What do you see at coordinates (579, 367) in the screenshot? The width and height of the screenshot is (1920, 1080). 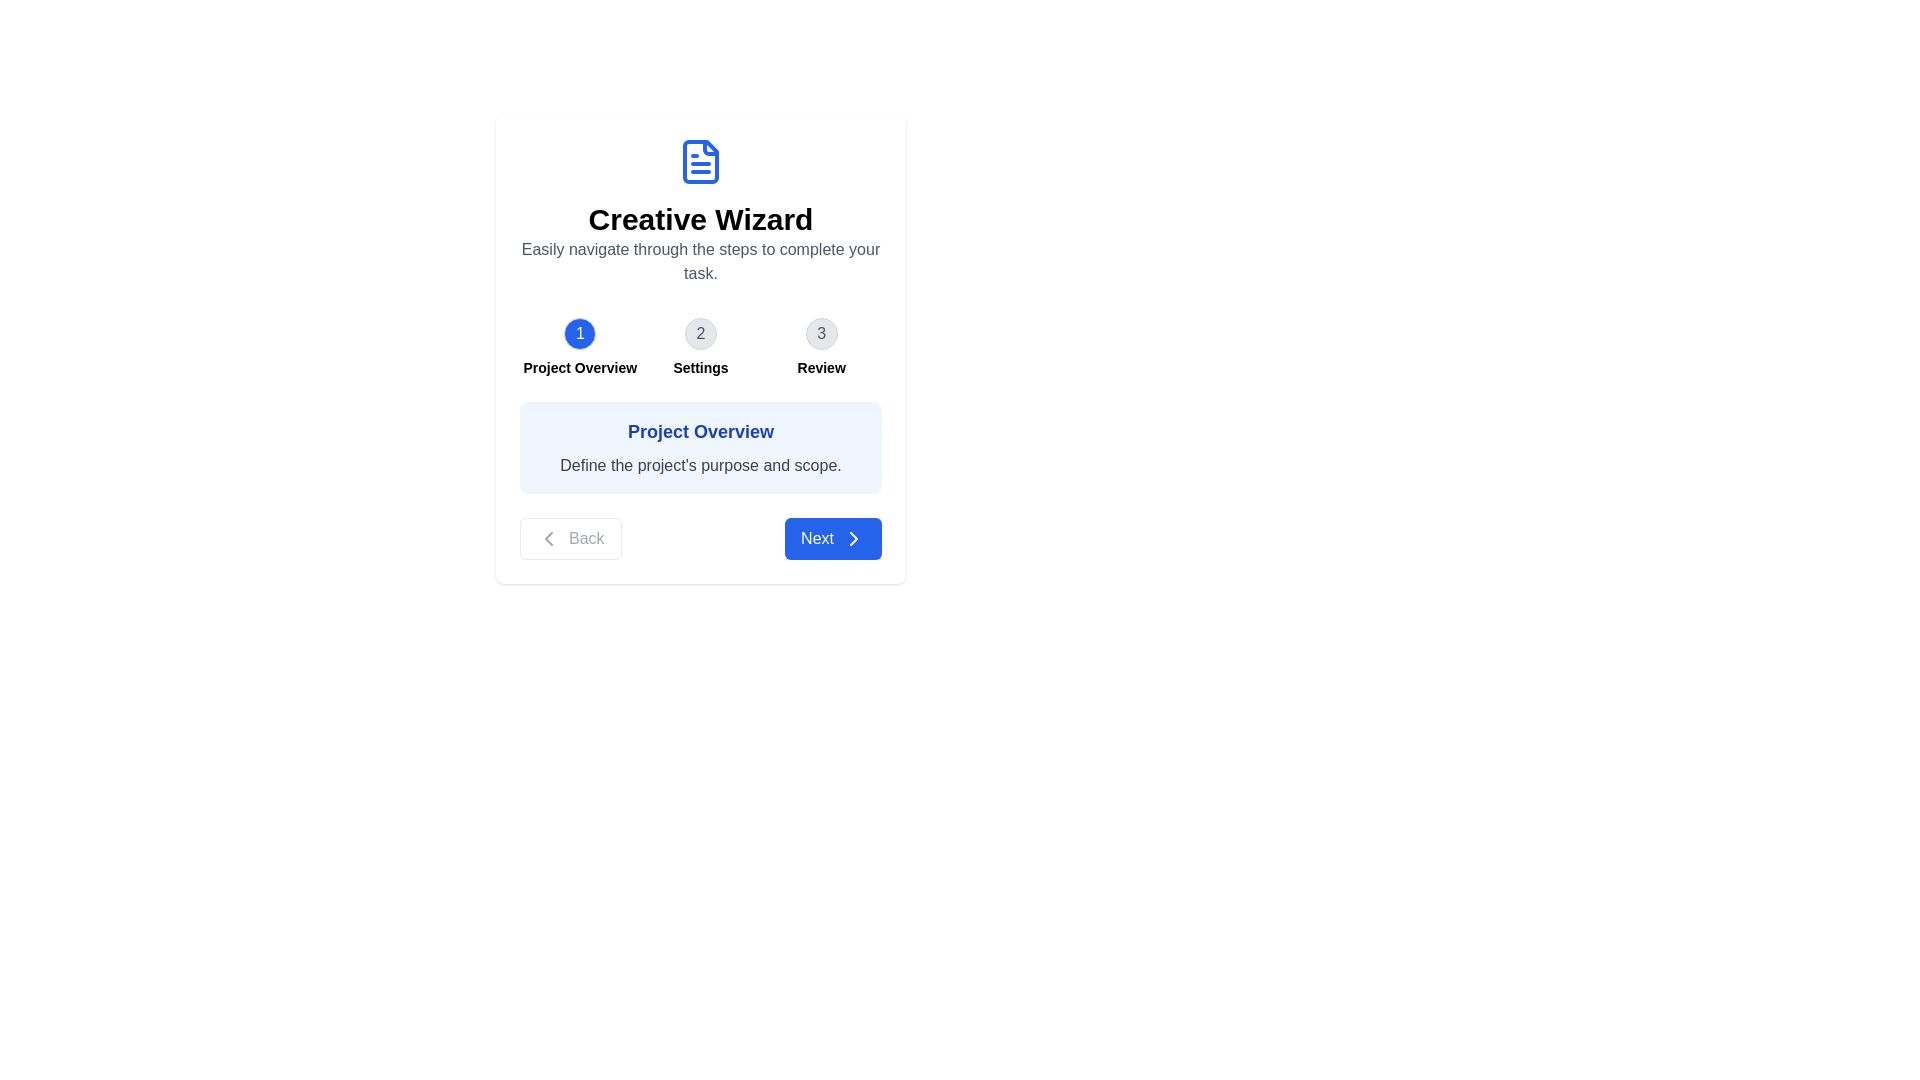 I see `the 'Project Overview' label, which is a bold text block located below the circular icon labeled '1' in the step indicator layout` at bounding box center [579, 367].